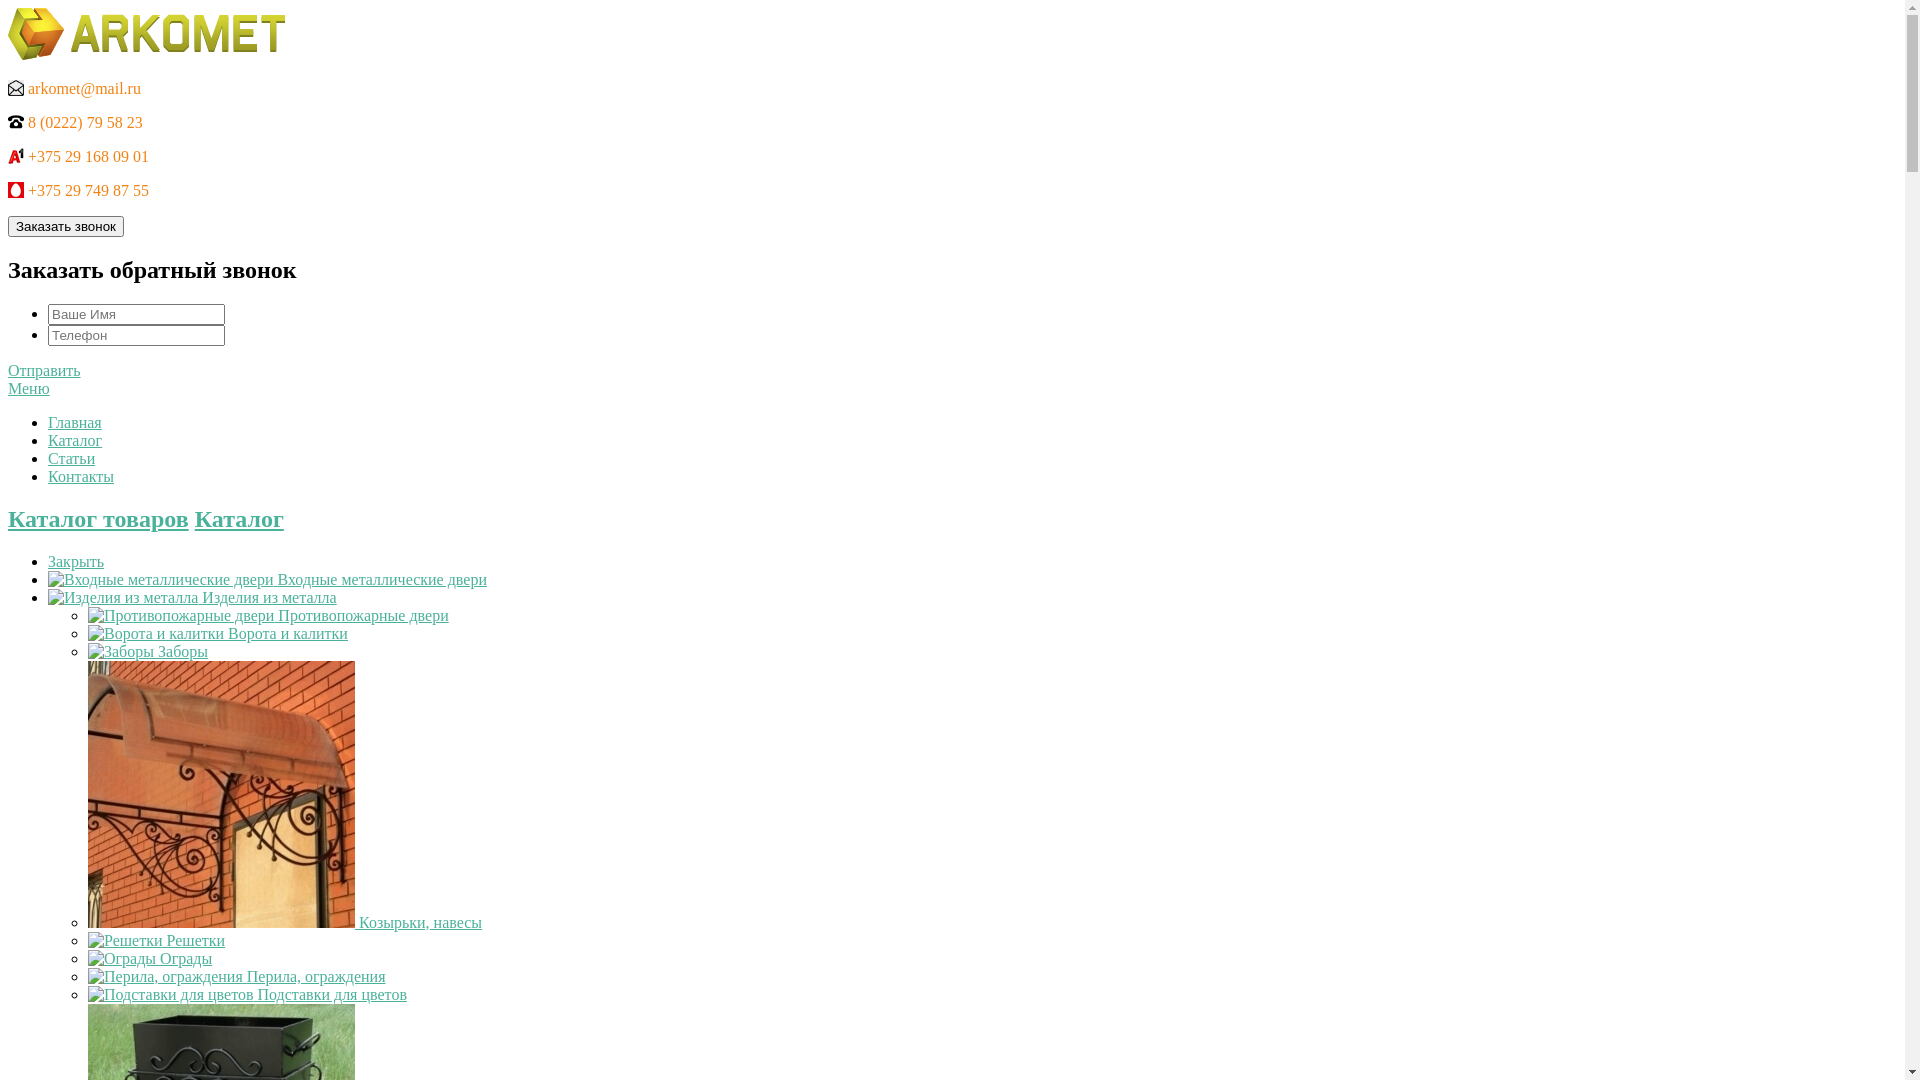 The height and width of the screenshot is (1080, 1920). What do you see at coordinates (8, 154) in the screenshot?
I see `'A1'` at bounding box center [8, 154].